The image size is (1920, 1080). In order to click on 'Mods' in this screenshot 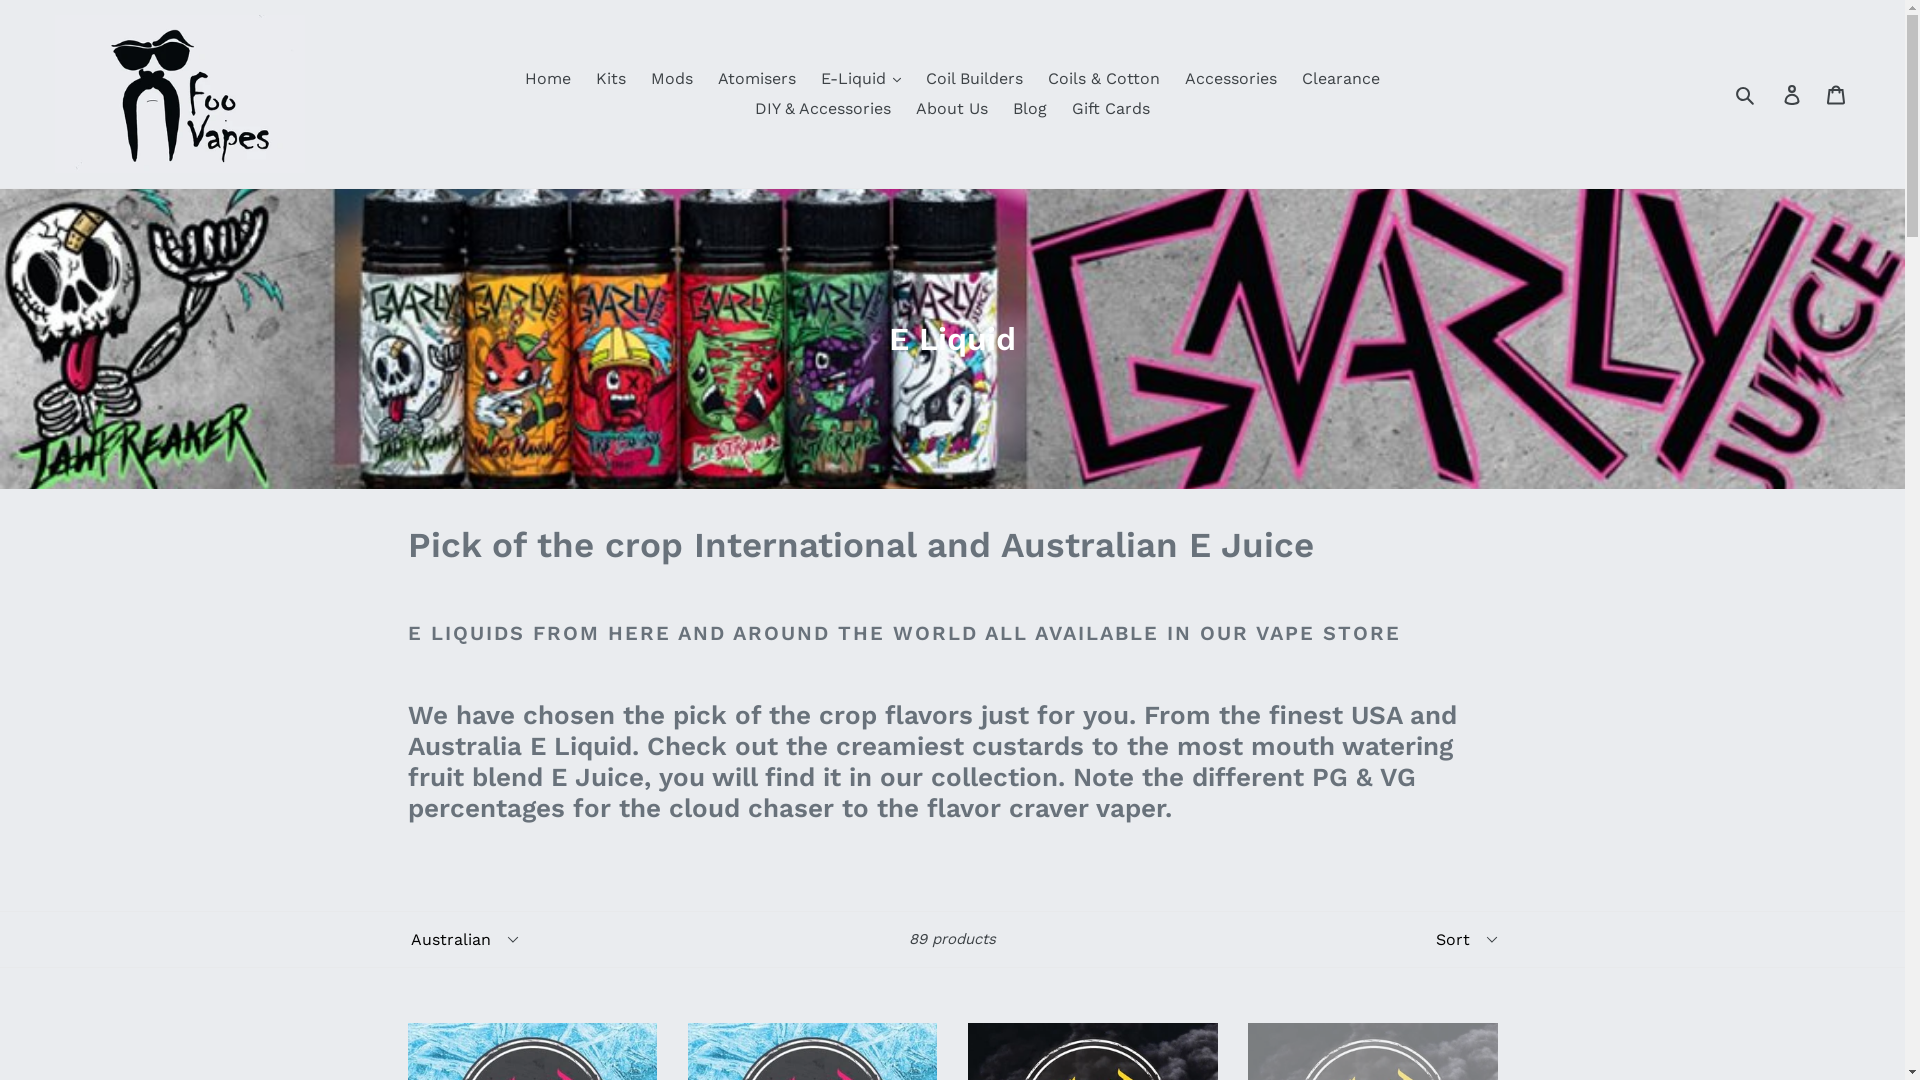, I will do `click(672, 77)`.